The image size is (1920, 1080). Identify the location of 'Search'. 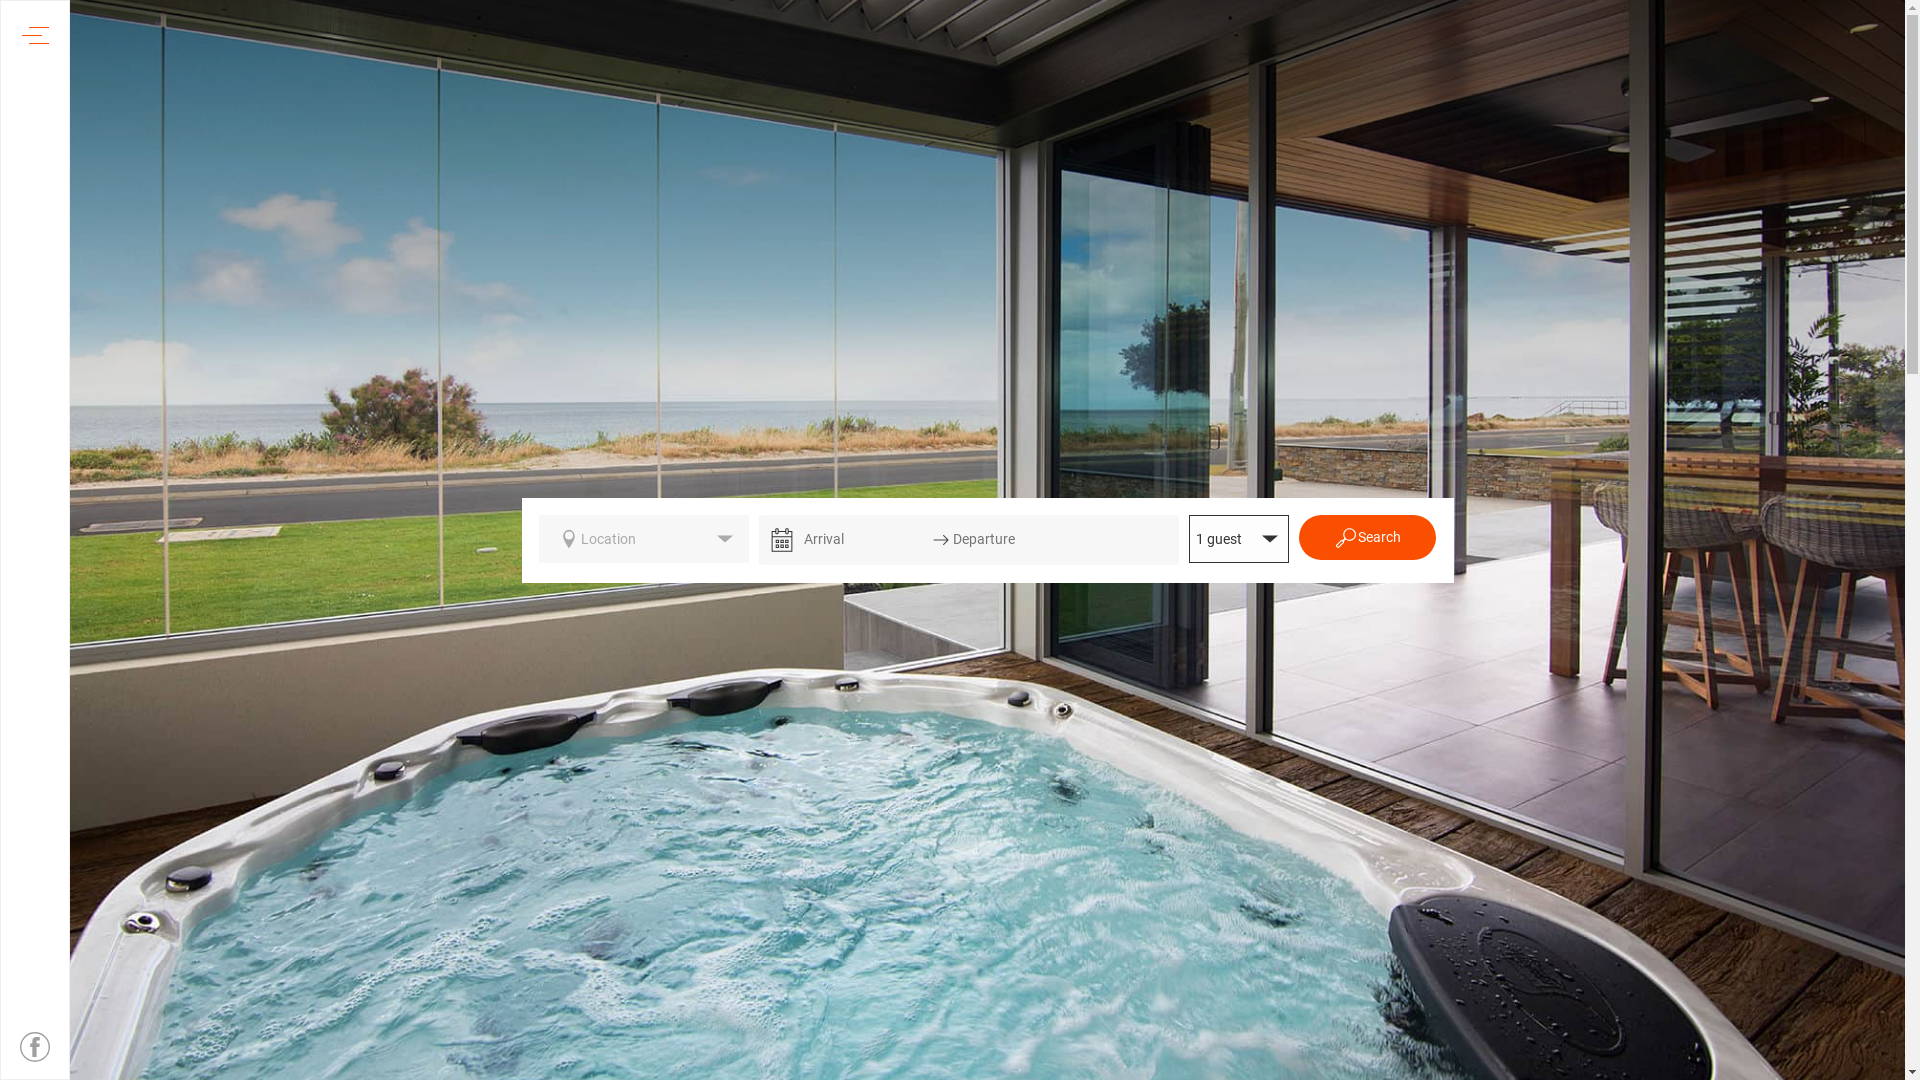
(1299, 536).